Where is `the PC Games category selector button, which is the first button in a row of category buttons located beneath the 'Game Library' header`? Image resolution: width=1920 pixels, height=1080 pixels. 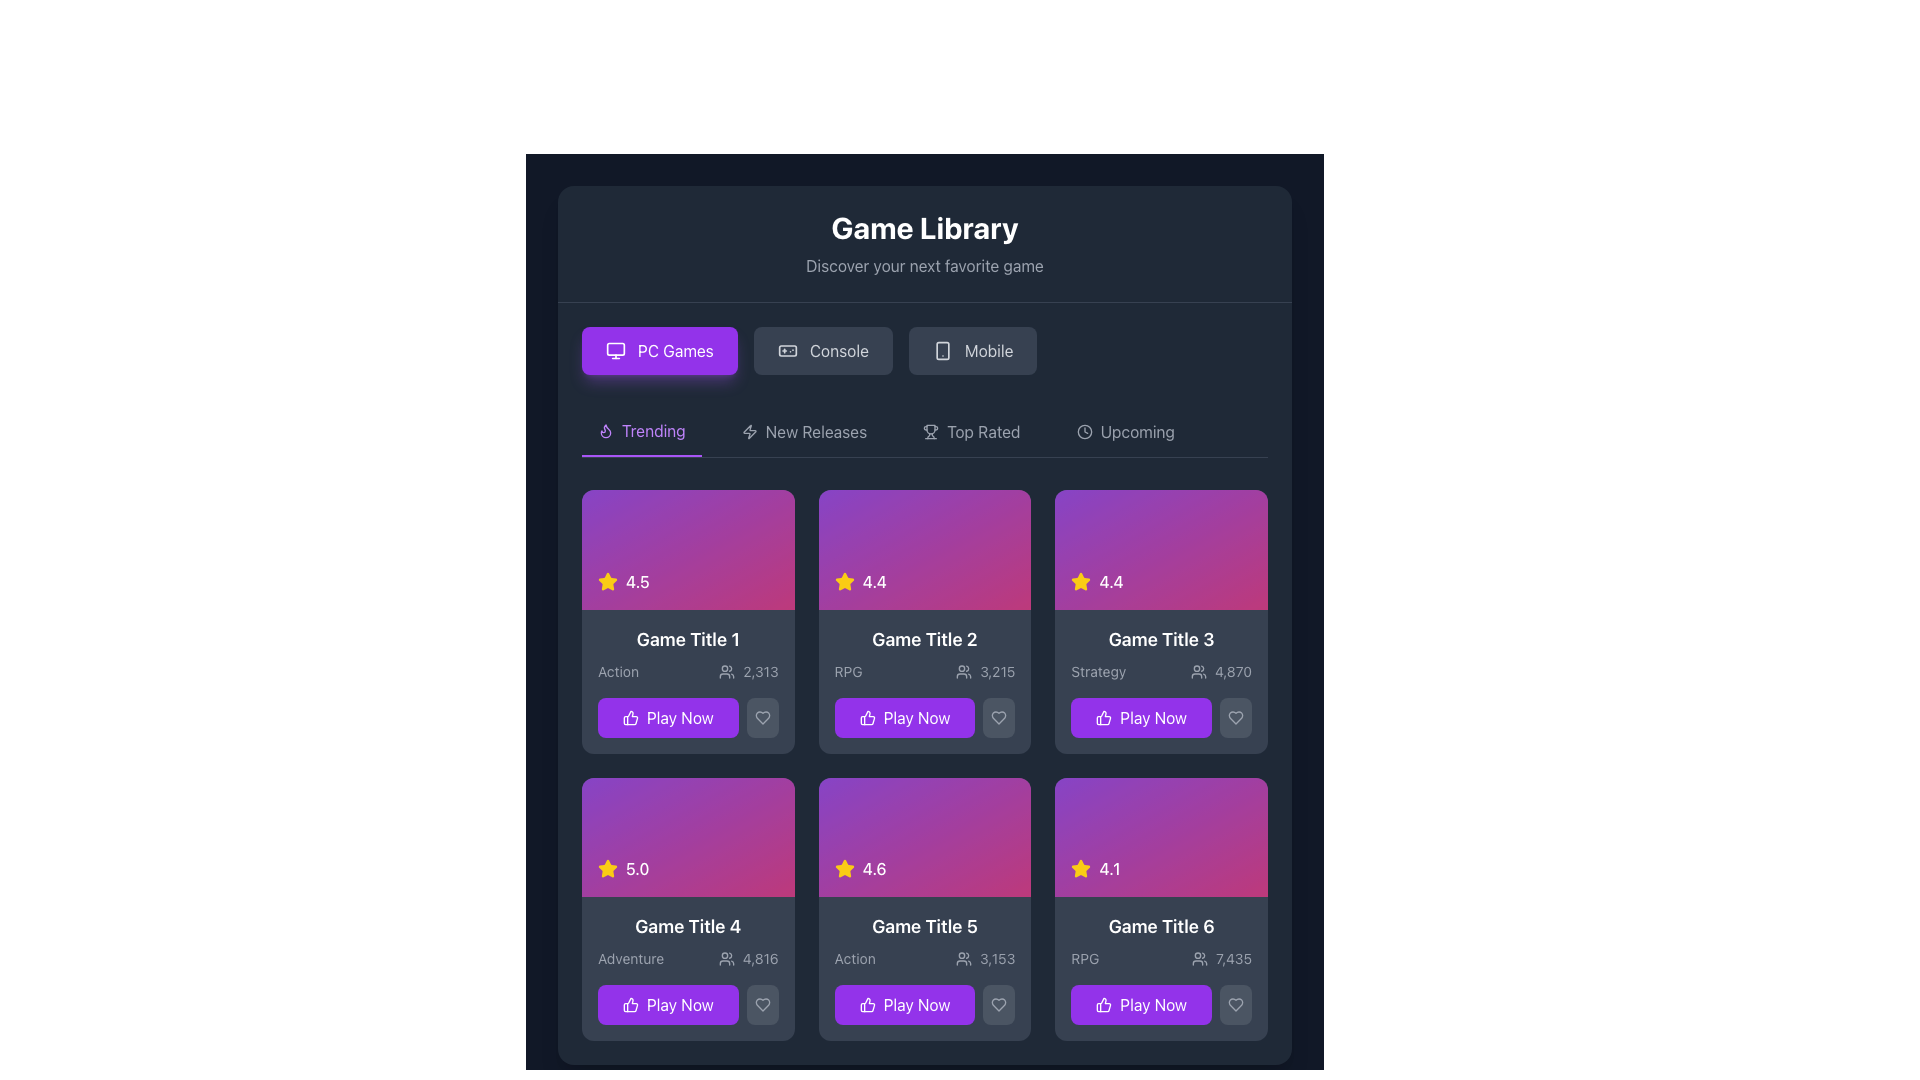 the PC Games category selector button, which is the first button in a row of category buttons located beneath the 'Game Library' header is located at coordinates (659, 350).